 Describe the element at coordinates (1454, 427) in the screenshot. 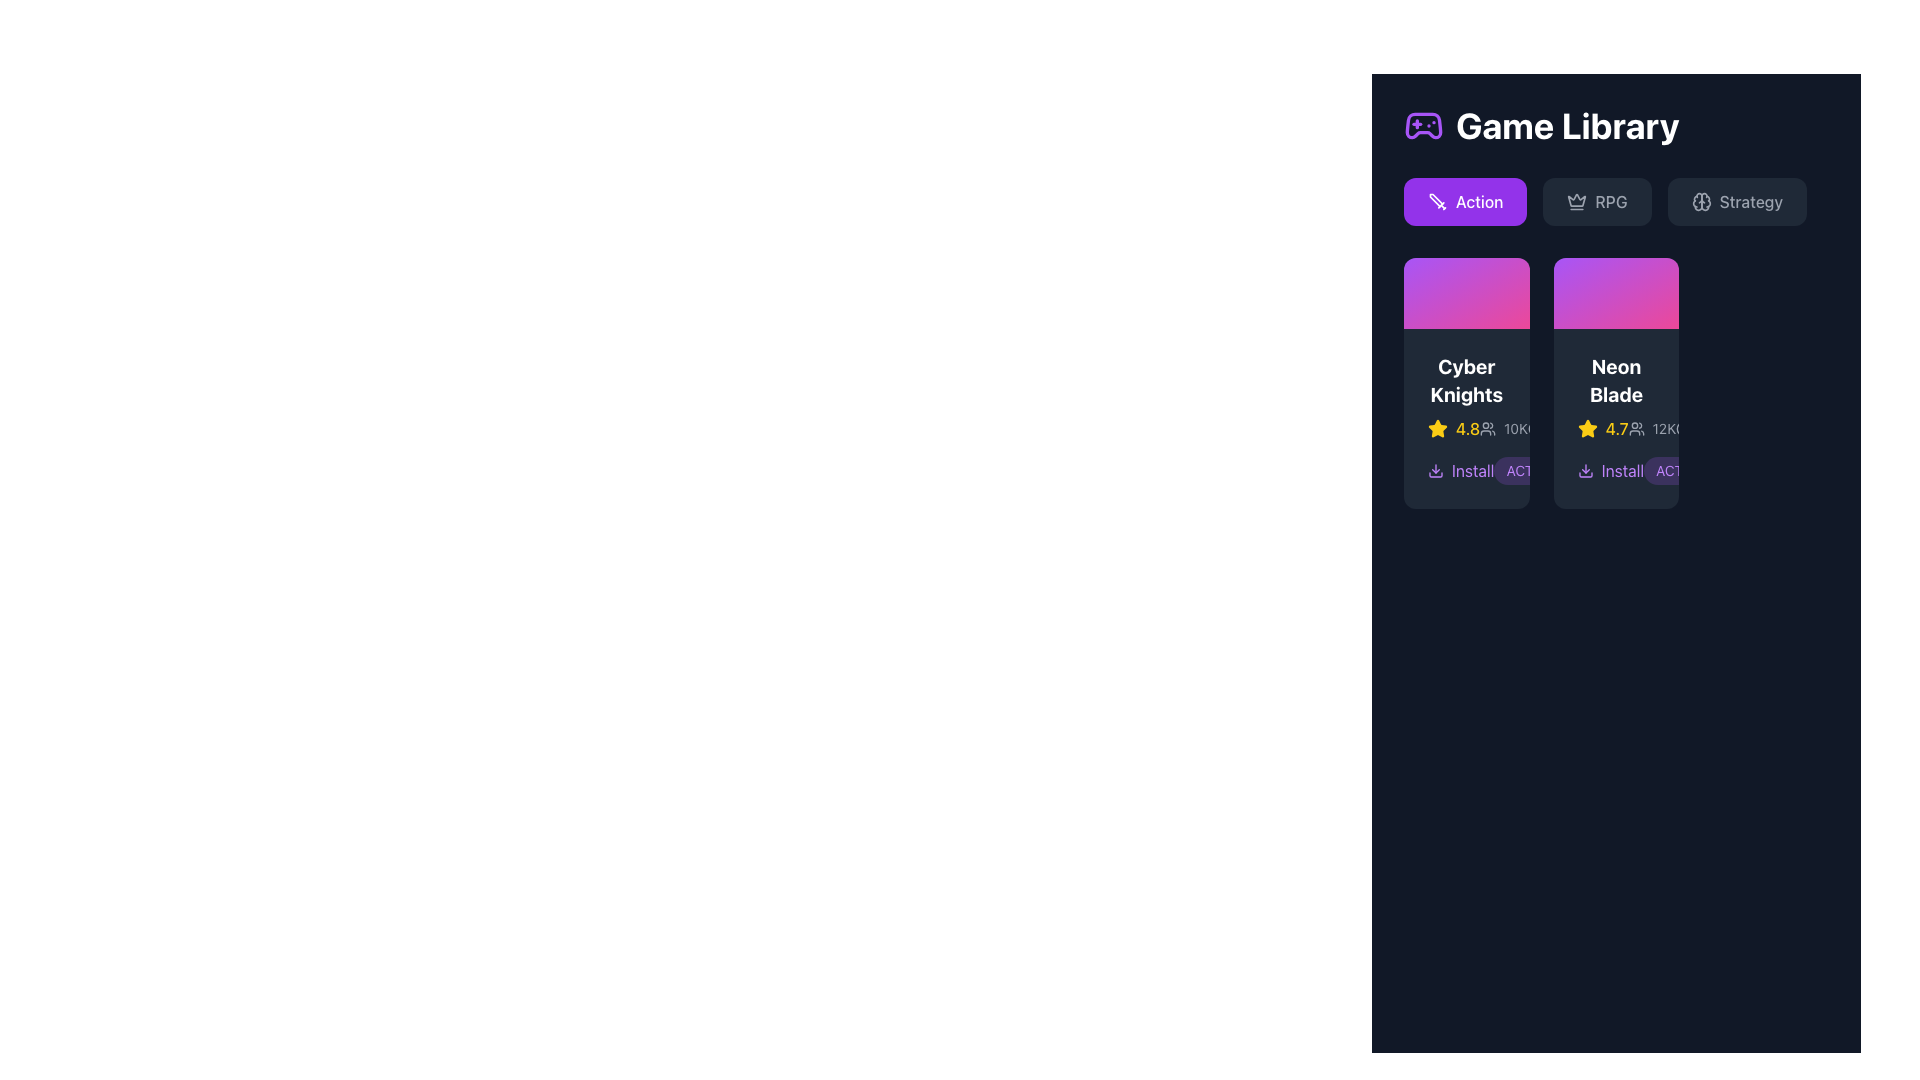

I see `rating from the yellow star icon and text '4.8' in the Rating indicator for 'Cyber Knights' to gain information about the game's reputation` at that location.